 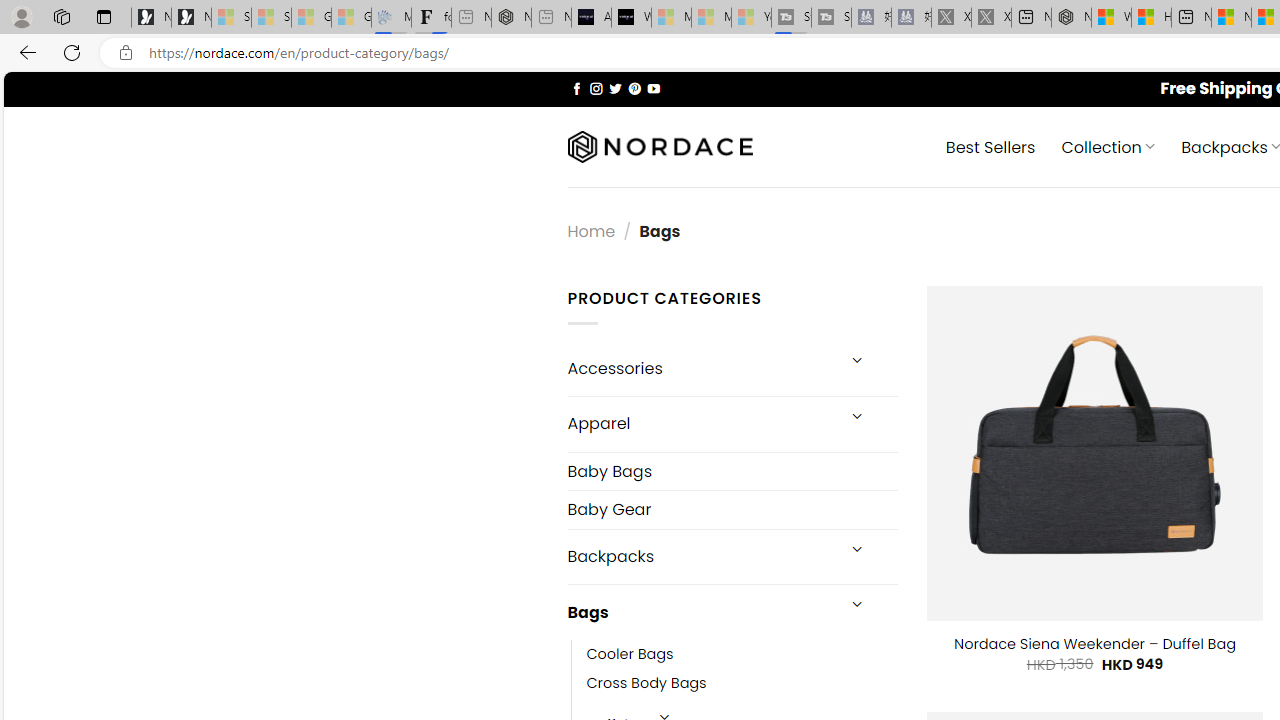 I want to click on 'Baby Bags', so click(x=731, y=471).